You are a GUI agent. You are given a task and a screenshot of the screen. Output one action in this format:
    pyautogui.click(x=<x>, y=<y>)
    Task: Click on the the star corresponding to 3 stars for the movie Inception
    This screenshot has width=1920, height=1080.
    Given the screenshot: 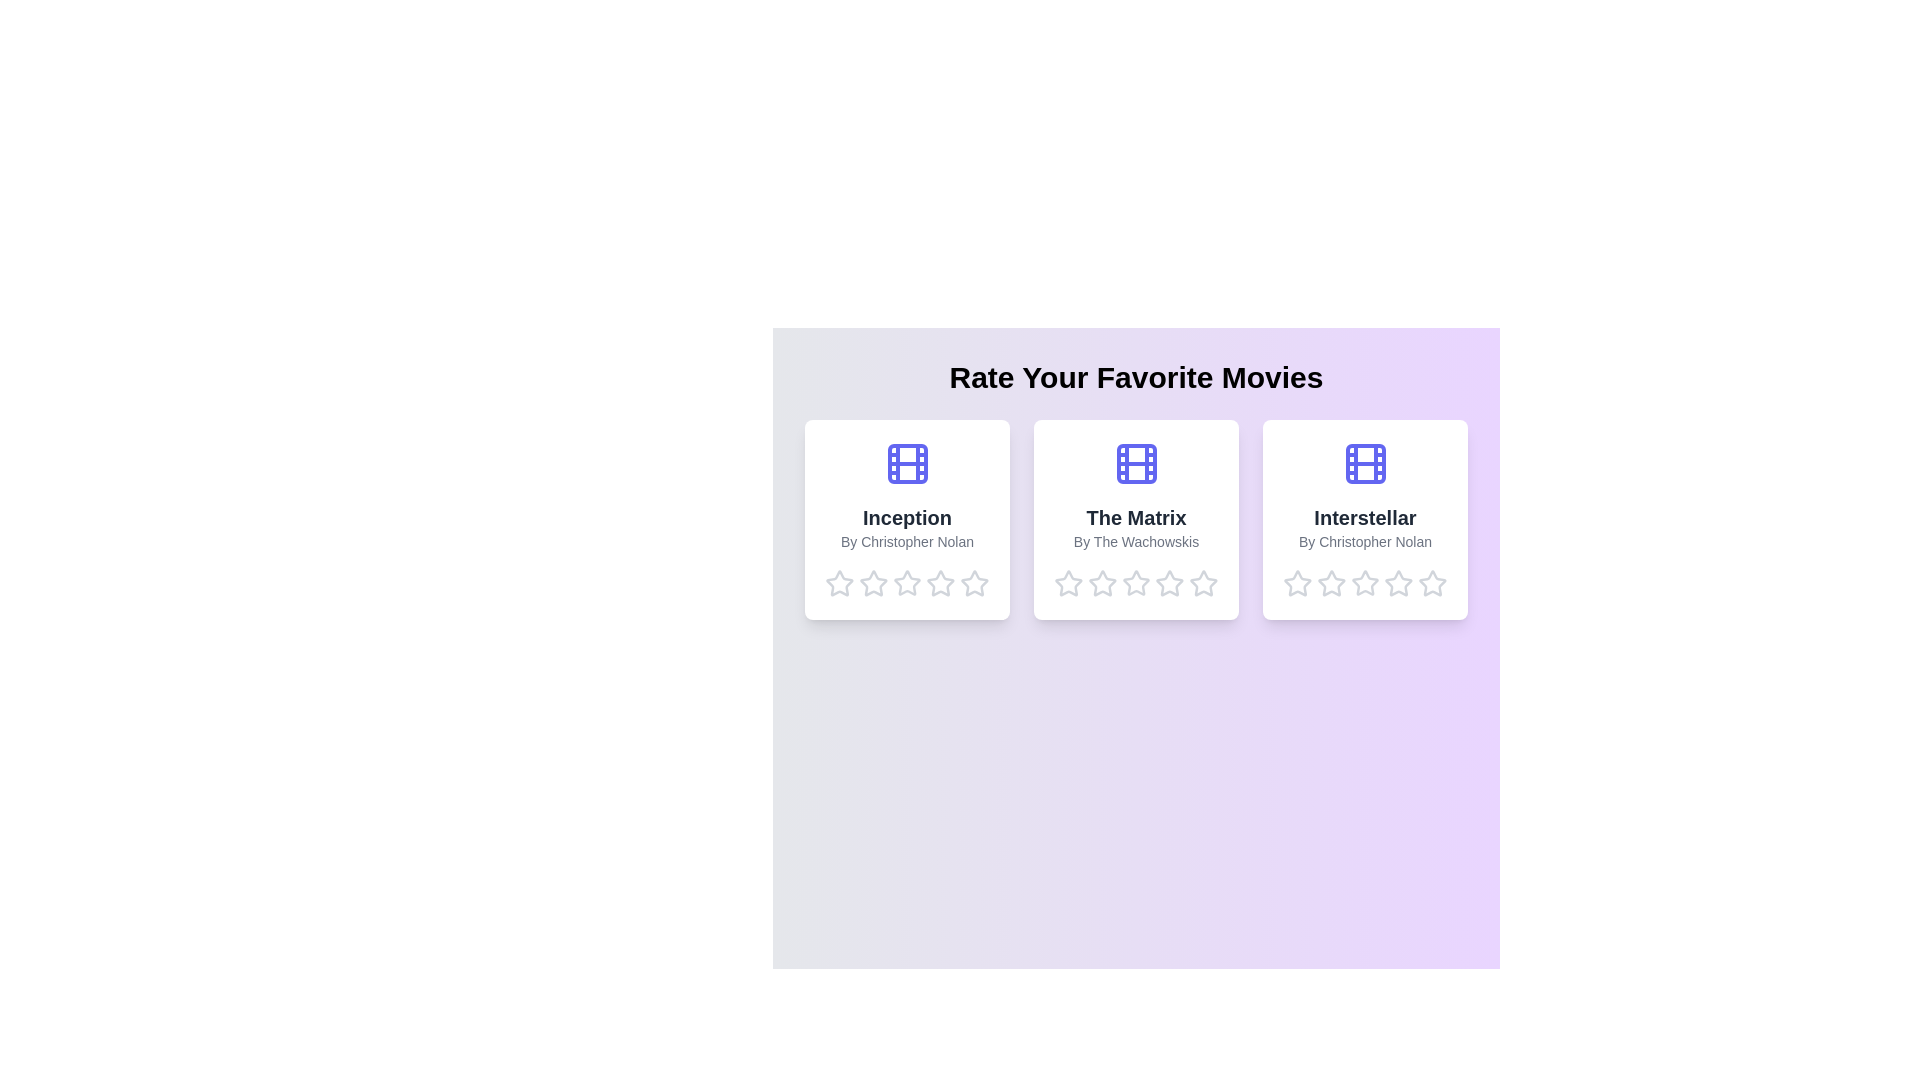 What is the action you would take?
    pyautogui.click(x=906, y=583)
    